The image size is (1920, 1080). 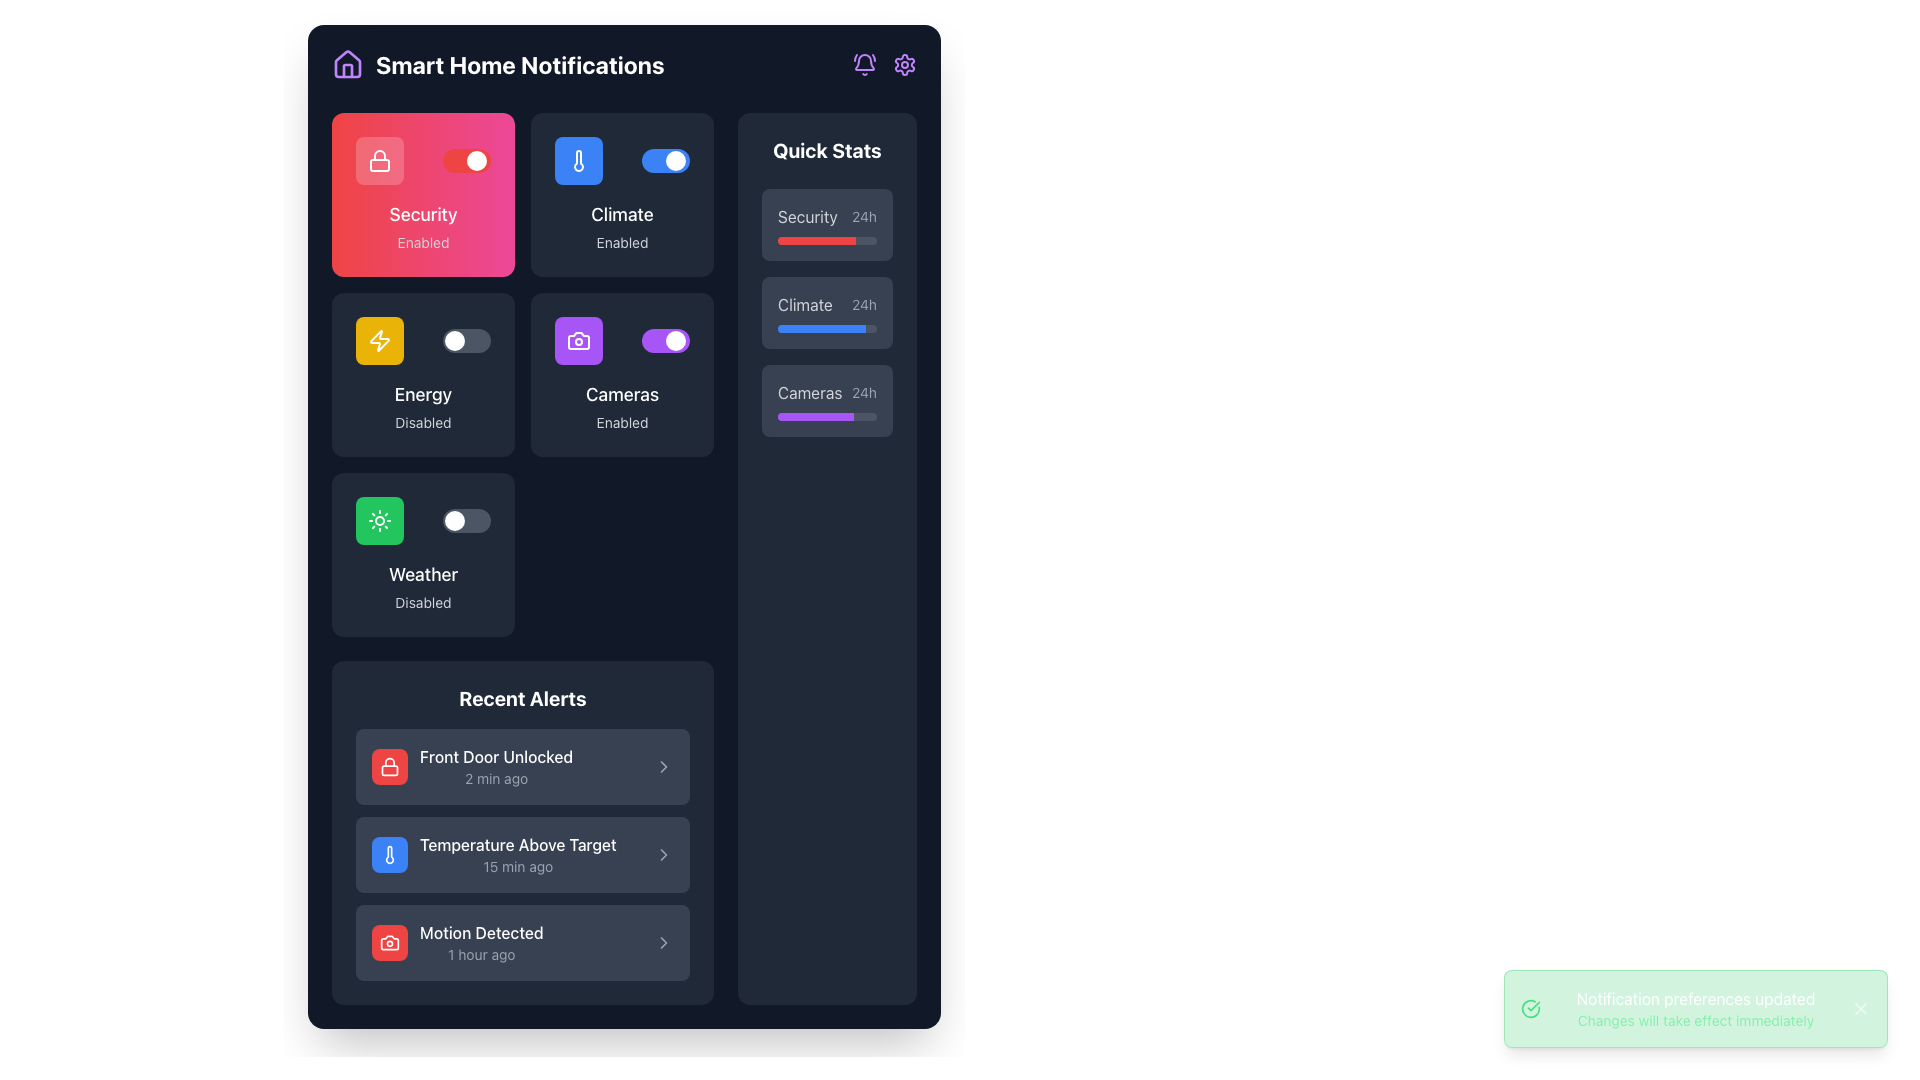 What do you see at coordinates (389, 942) in the screenshot?
I see `the camera alert icon indicating a motion detection event in the third alert box of the 'Recent Alerts' section on the left-side panel` at bounding box center [389, 942].